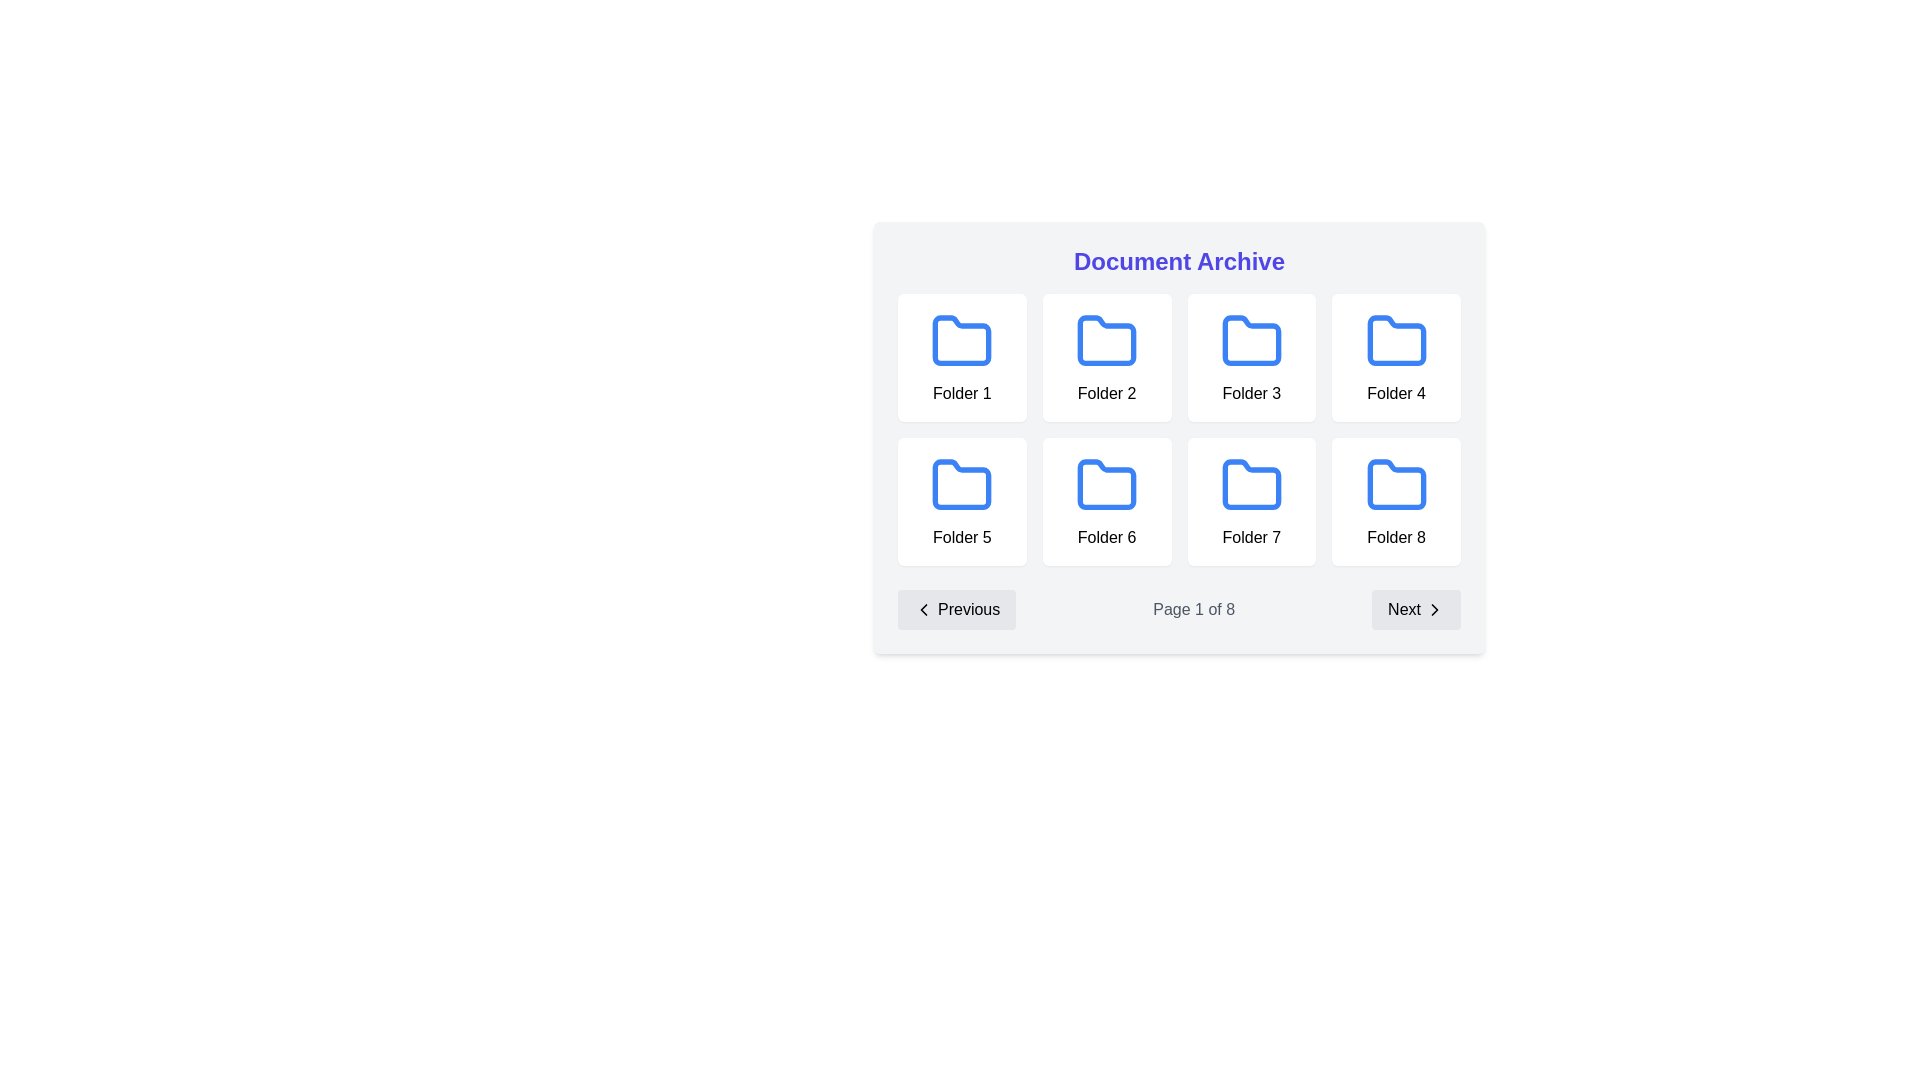  Describe the element at coordinates (1415, 608) in the screenshot. I see `the navigation button located at the far right of the bottom navigation bar to advance to the next page of content` at that location.